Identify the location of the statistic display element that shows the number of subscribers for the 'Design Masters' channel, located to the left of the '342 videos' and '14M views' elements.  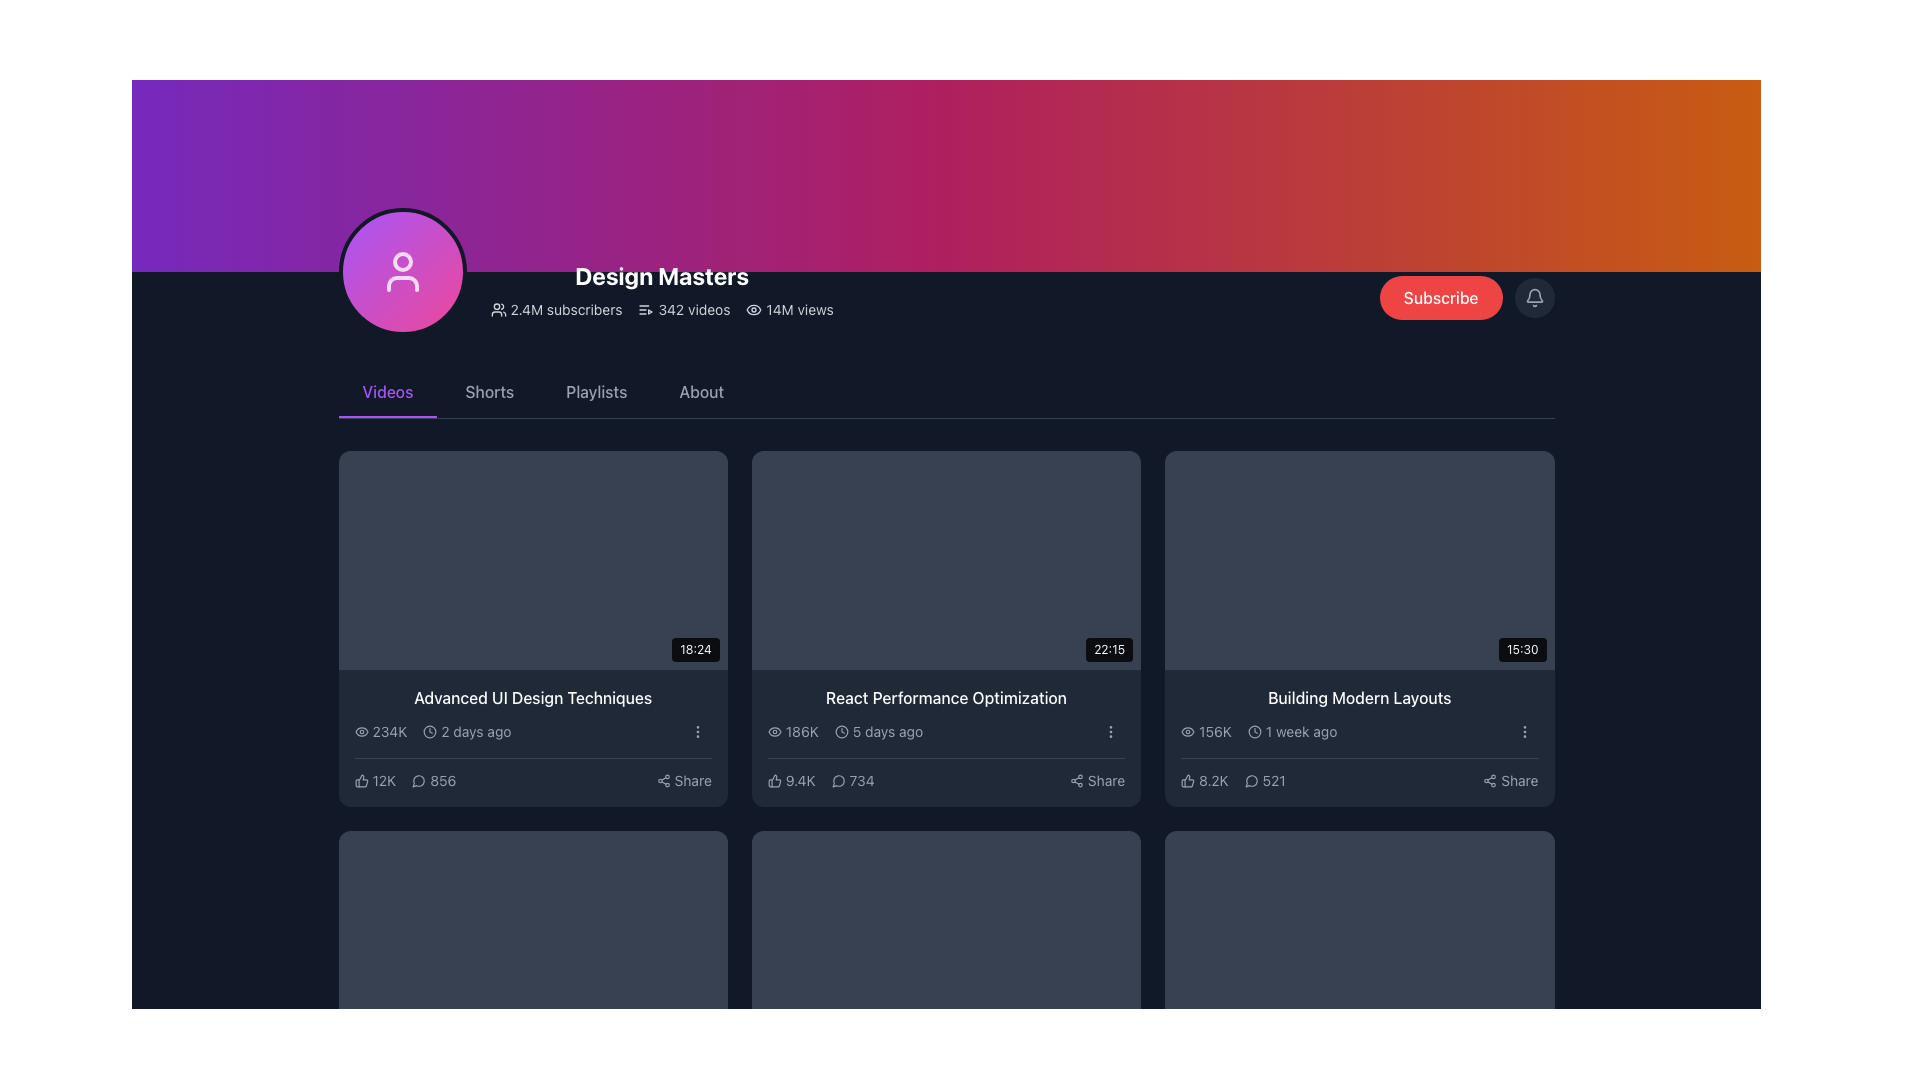
(556, 309).